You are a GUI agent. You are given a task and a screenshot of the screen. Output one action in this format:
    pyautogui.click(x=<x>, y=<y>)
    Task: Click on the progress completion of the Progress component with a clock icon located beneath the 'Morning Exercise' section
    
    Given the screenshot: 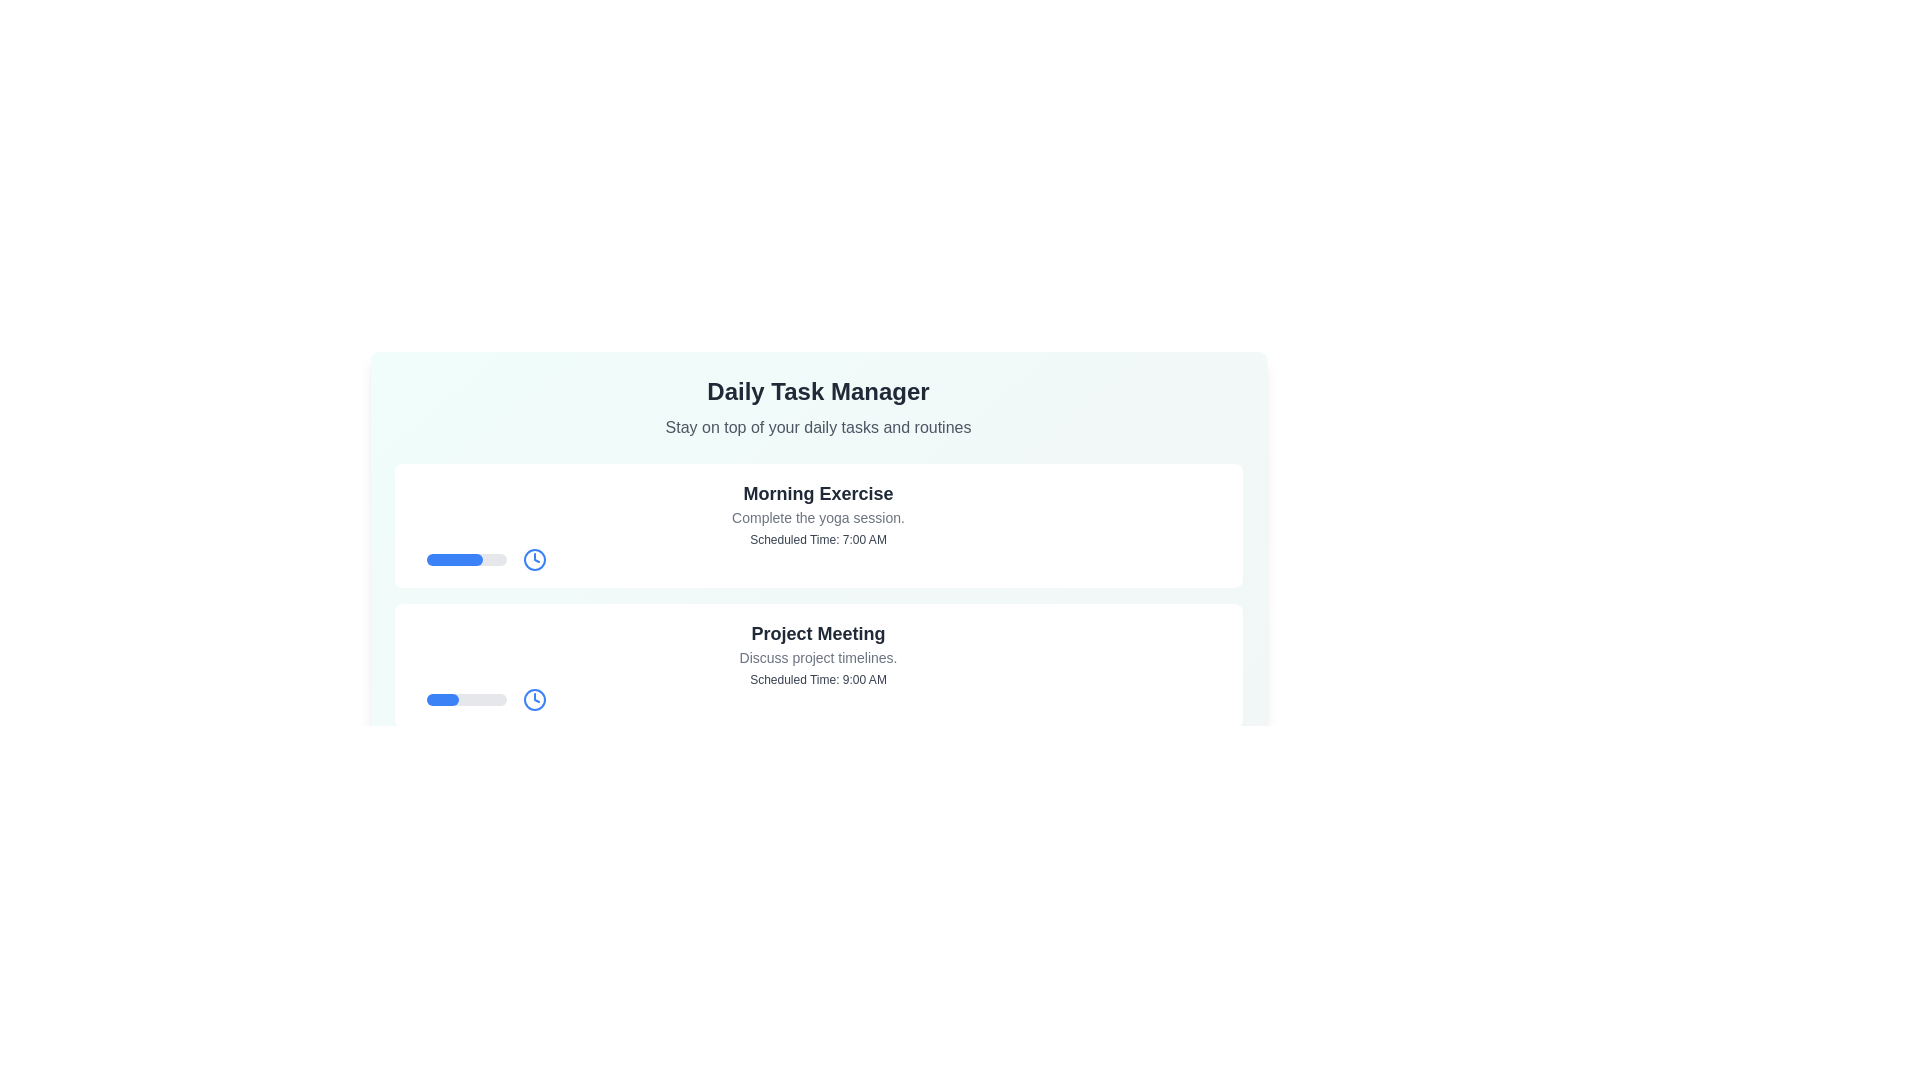 What is the action you would take?
    pyautogui.click(x=826, y=559)
    